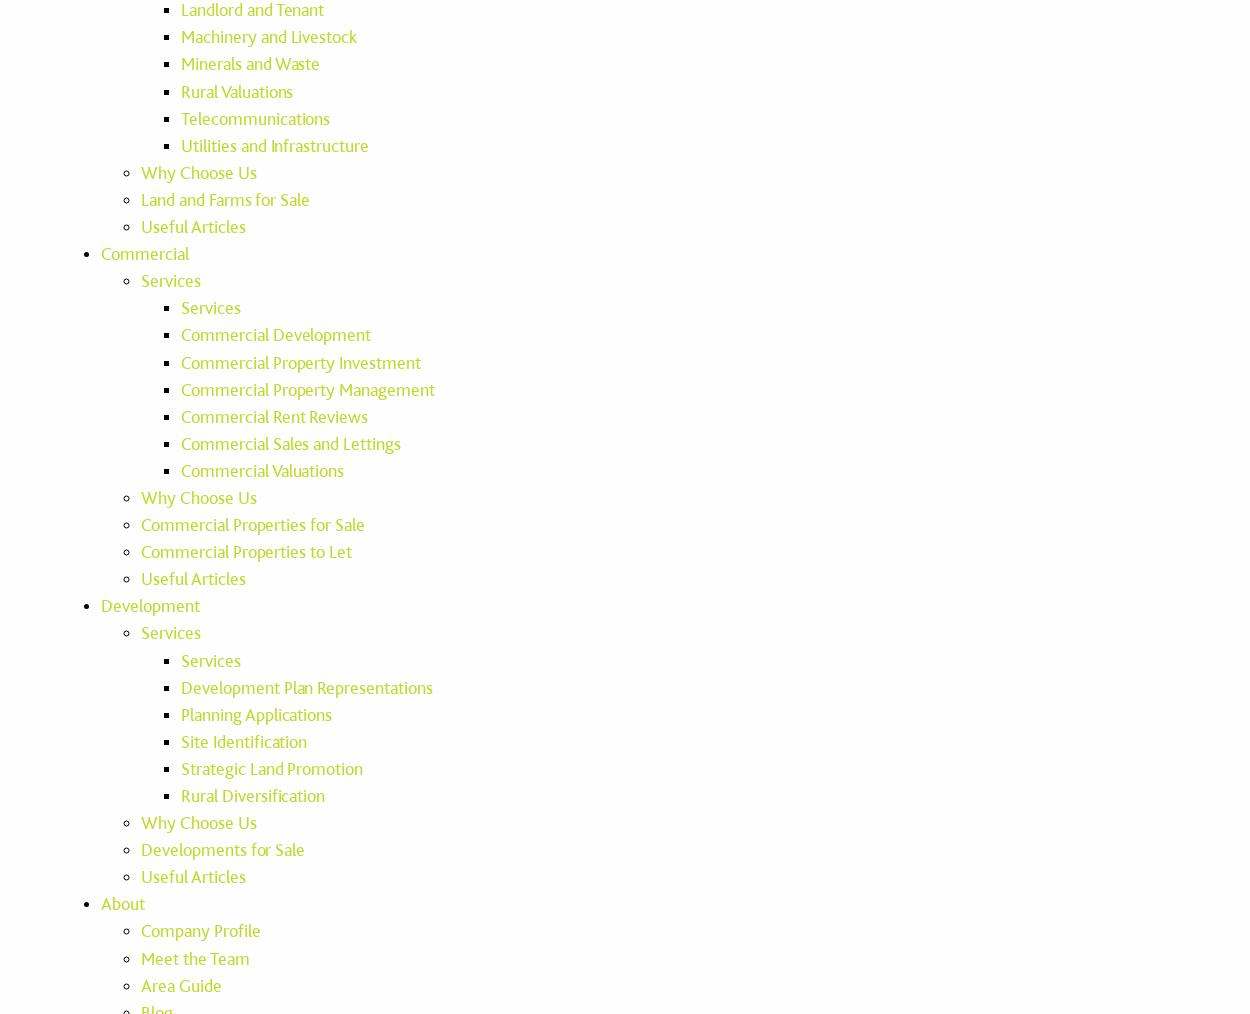 Image resolution: width=1250 pixels, height=1014 pixels. I want to click on 'Utilities and Infrastructure', so click(181, 145).